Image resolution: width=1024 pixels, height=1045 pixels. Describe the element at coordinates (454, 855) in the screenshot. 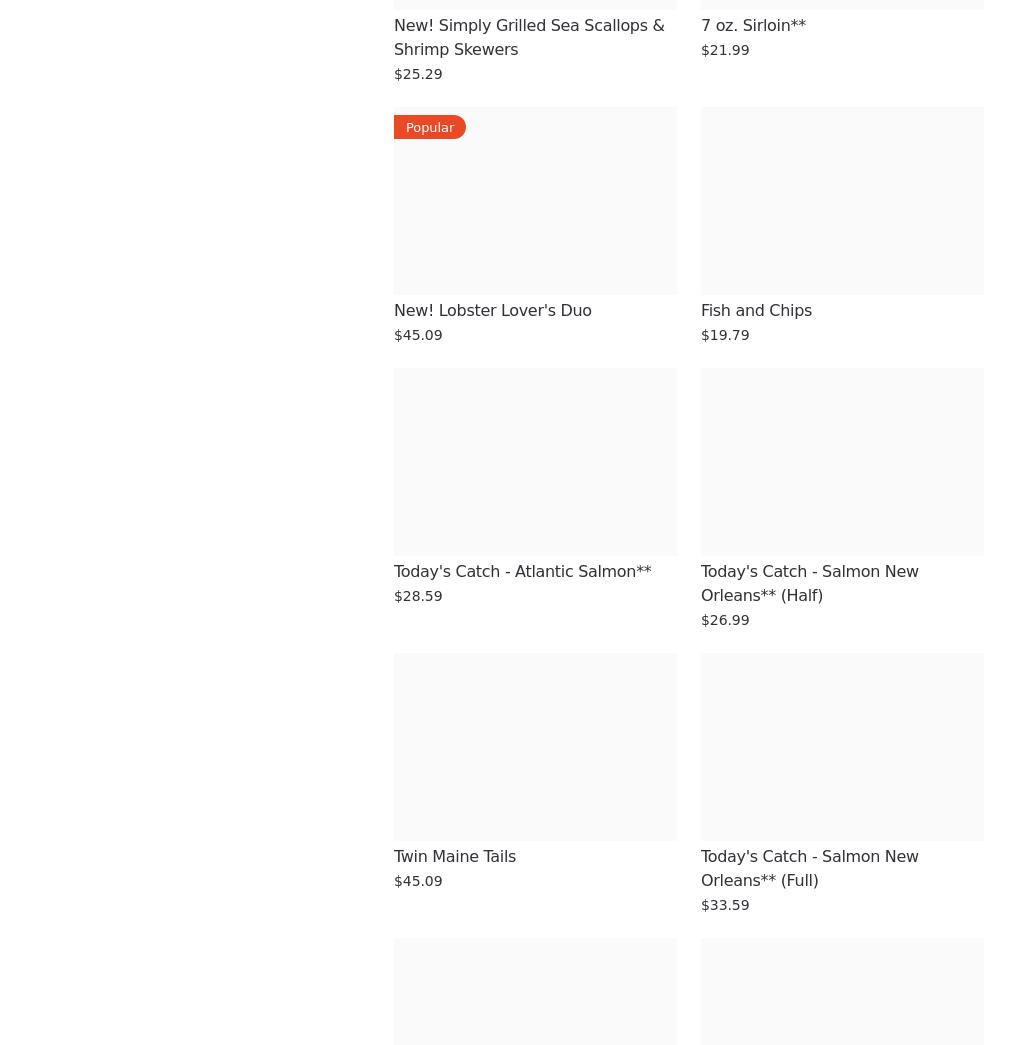

I see `'Twin Maine Tails'` at that location.